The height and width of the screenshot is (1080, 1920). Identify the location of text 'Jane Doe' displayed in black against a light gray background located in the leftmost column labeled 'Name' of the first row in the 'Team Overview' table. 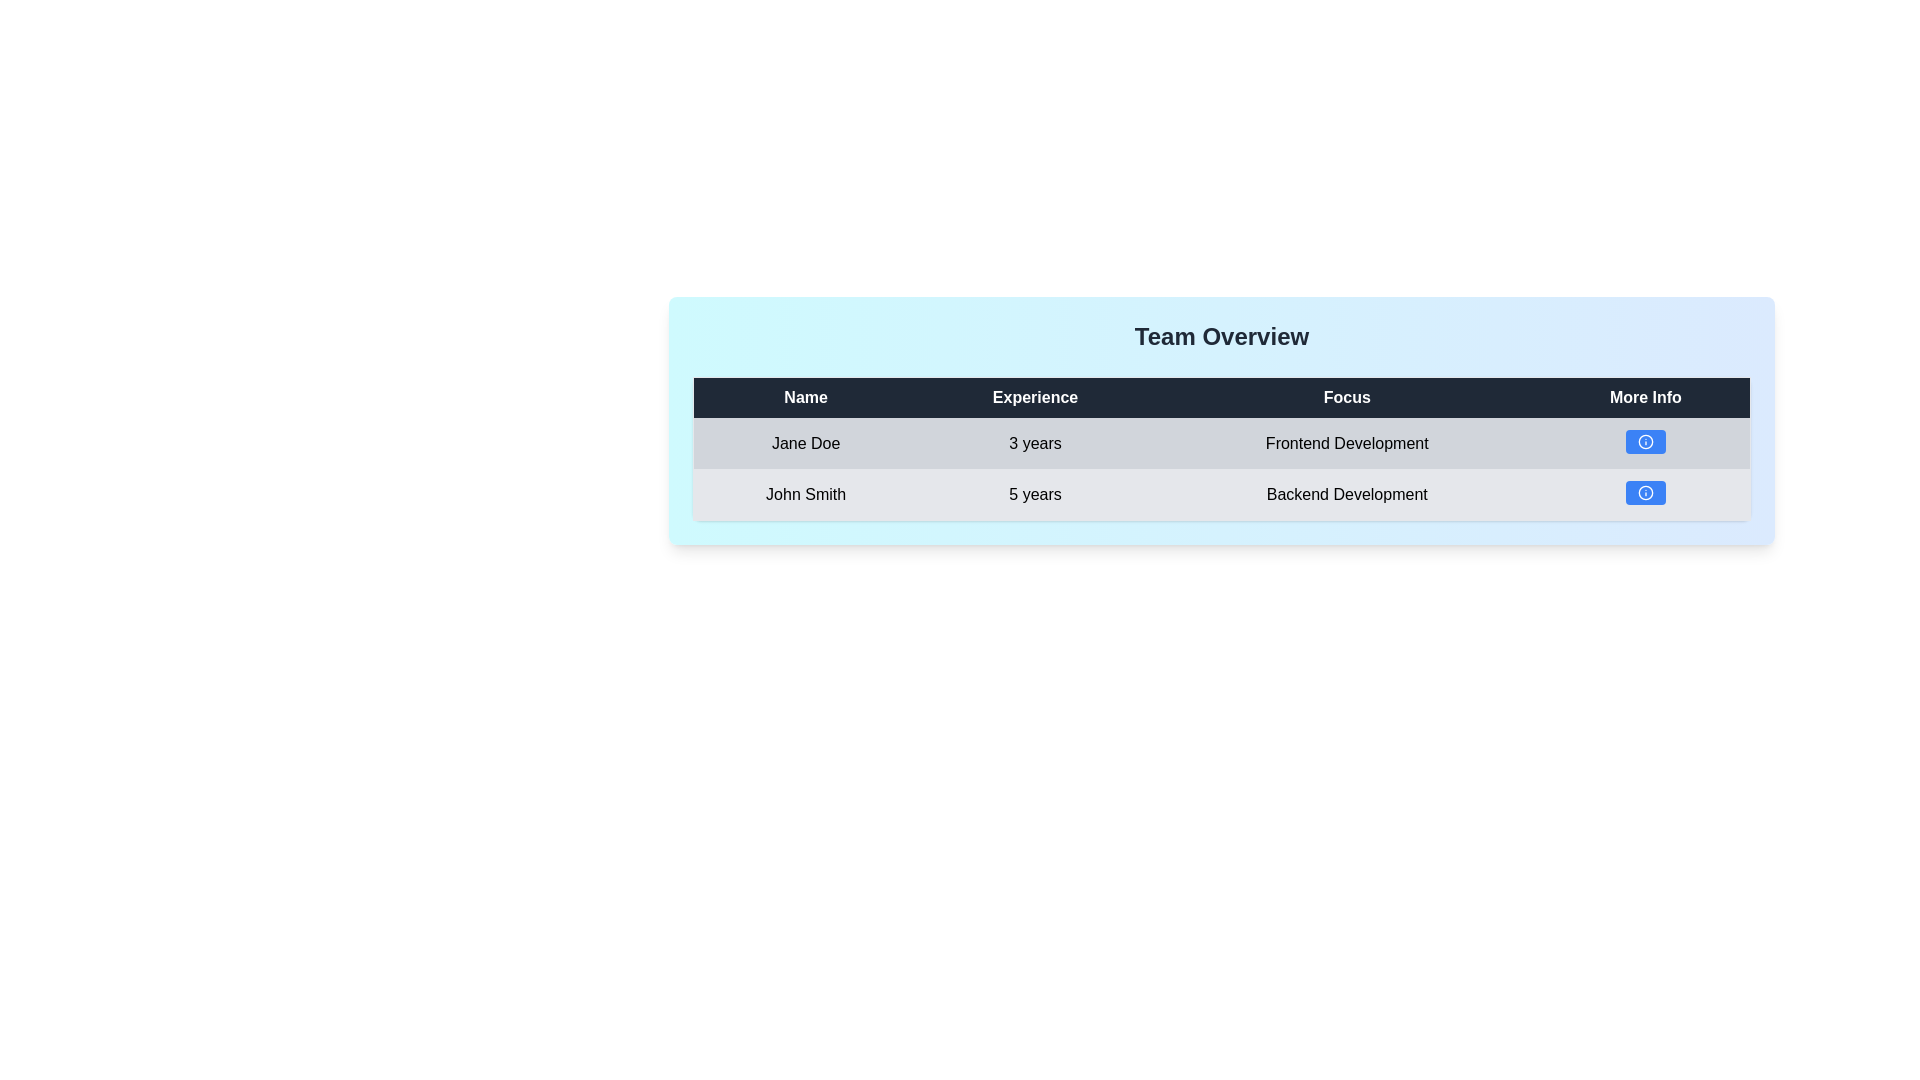
(805, 442).